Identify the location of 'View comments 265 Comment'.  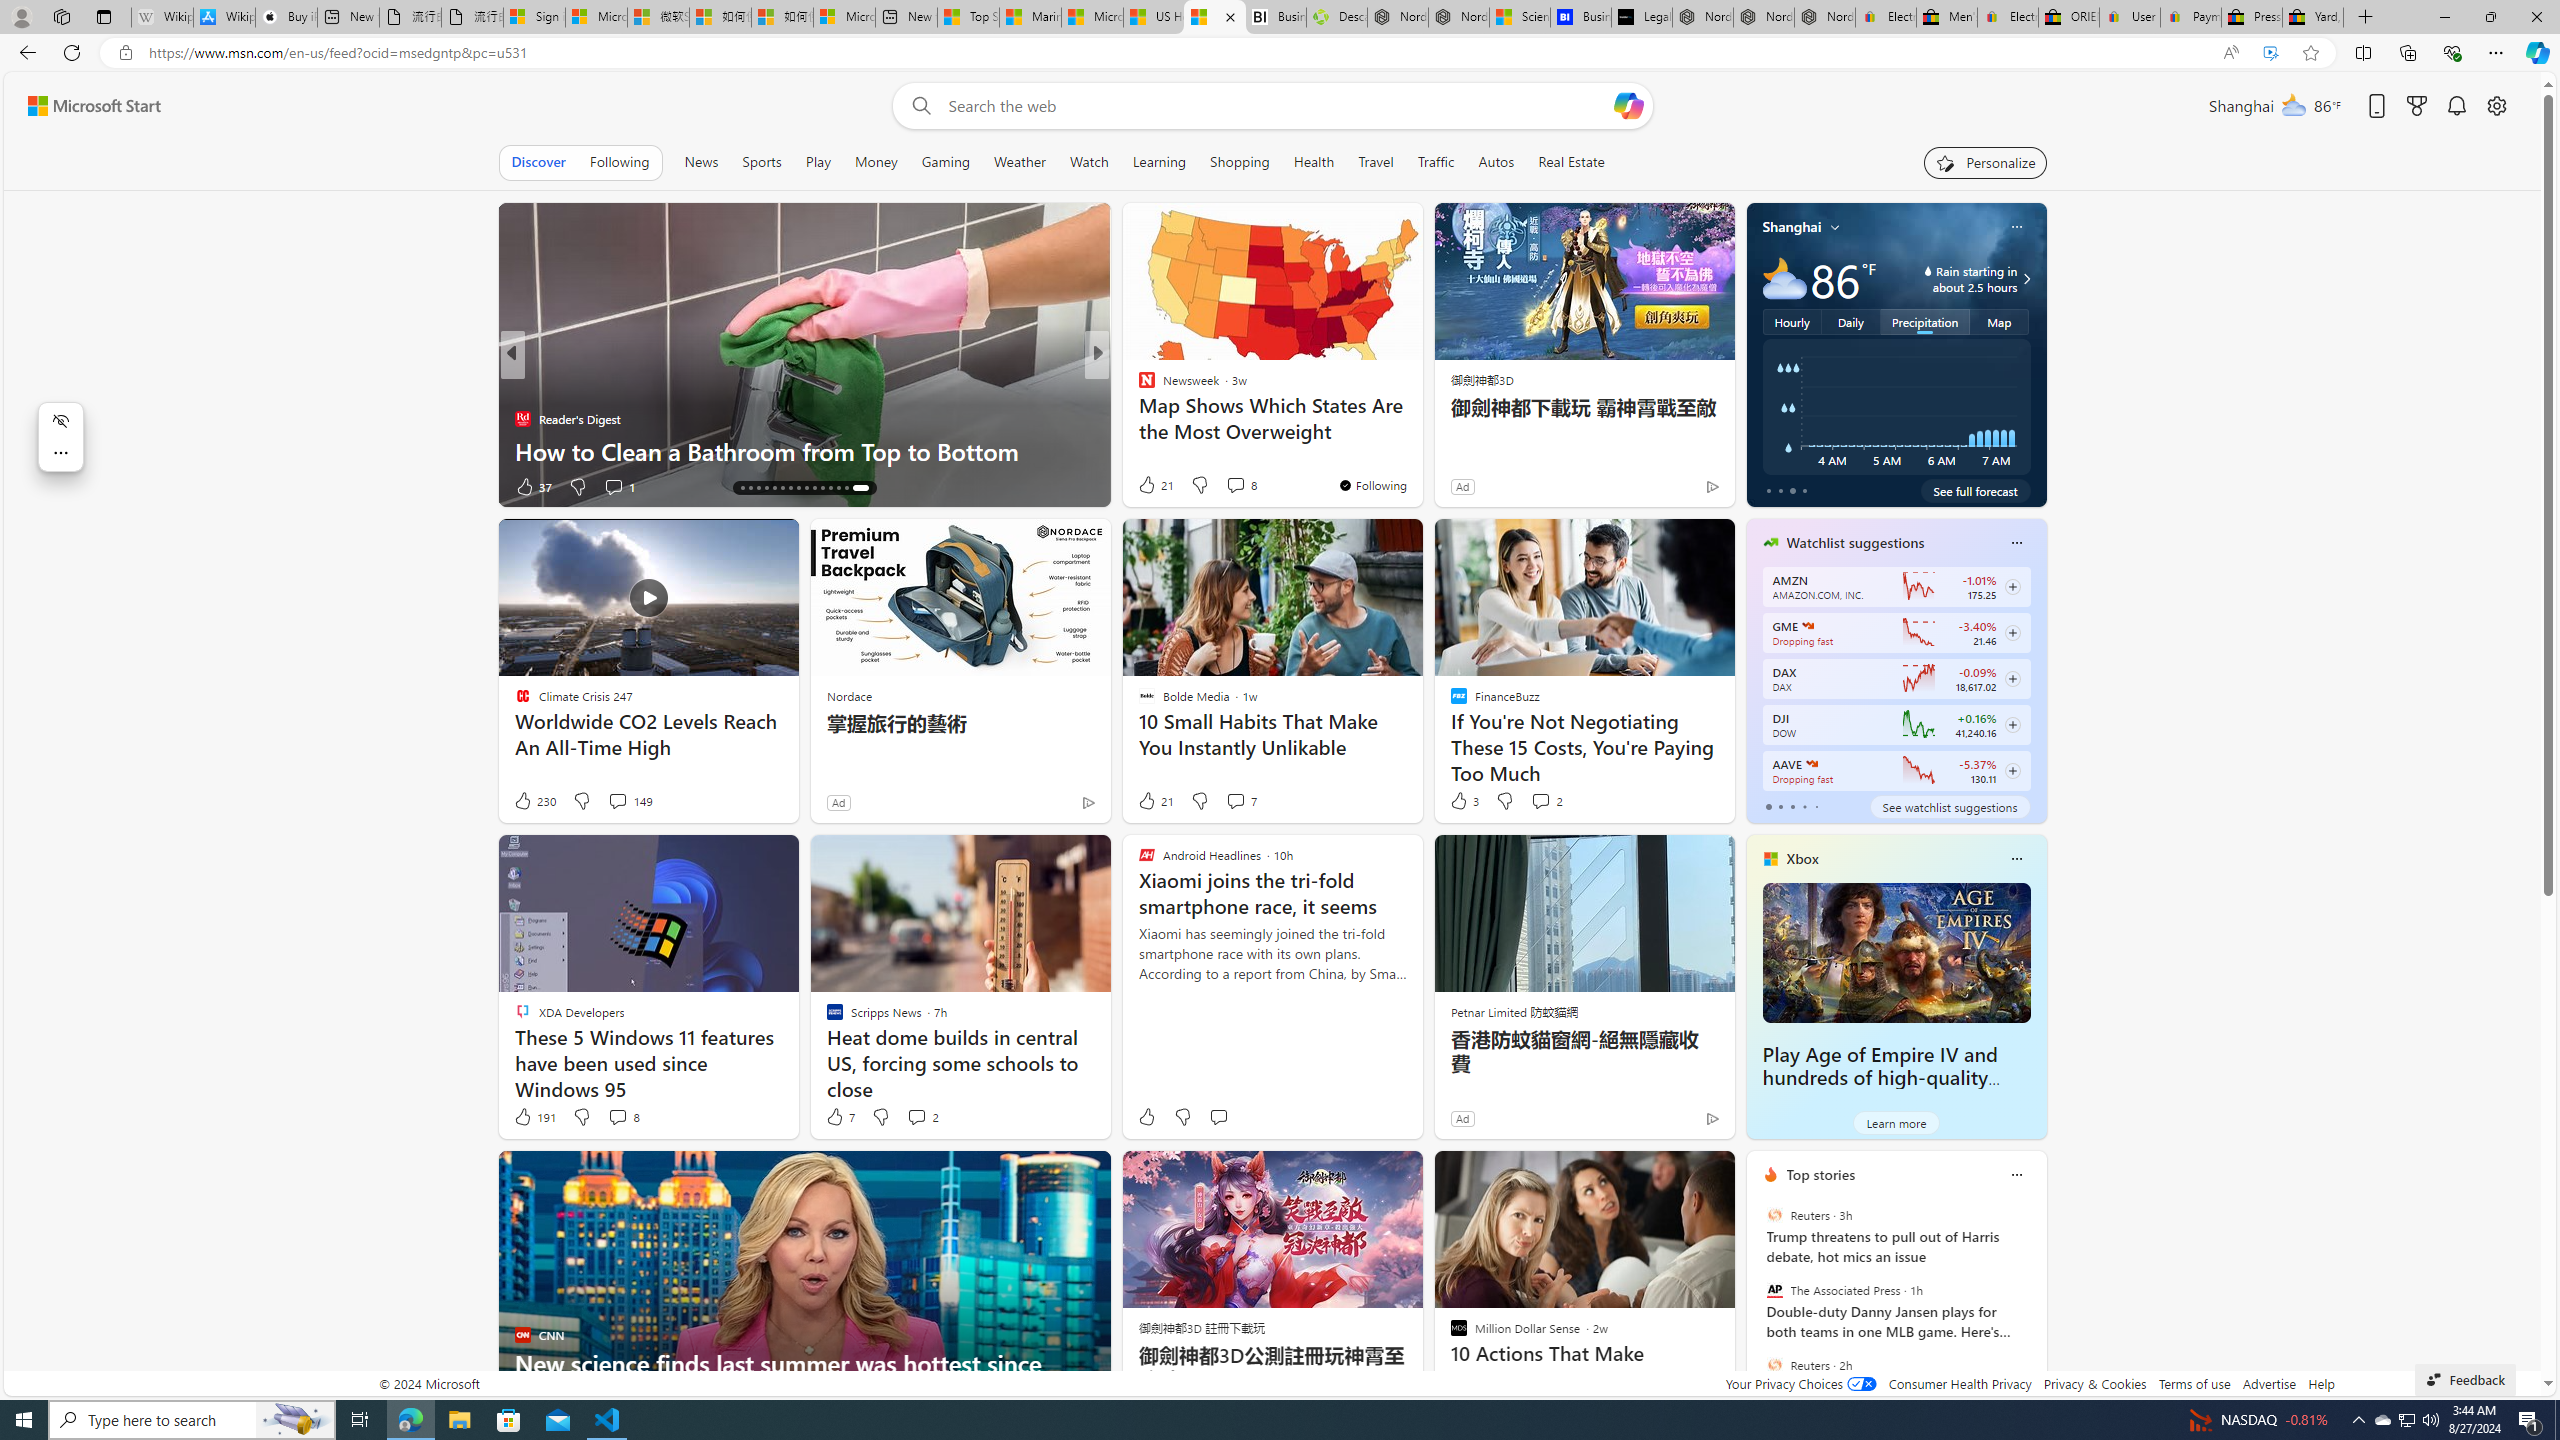
(1235, 486).